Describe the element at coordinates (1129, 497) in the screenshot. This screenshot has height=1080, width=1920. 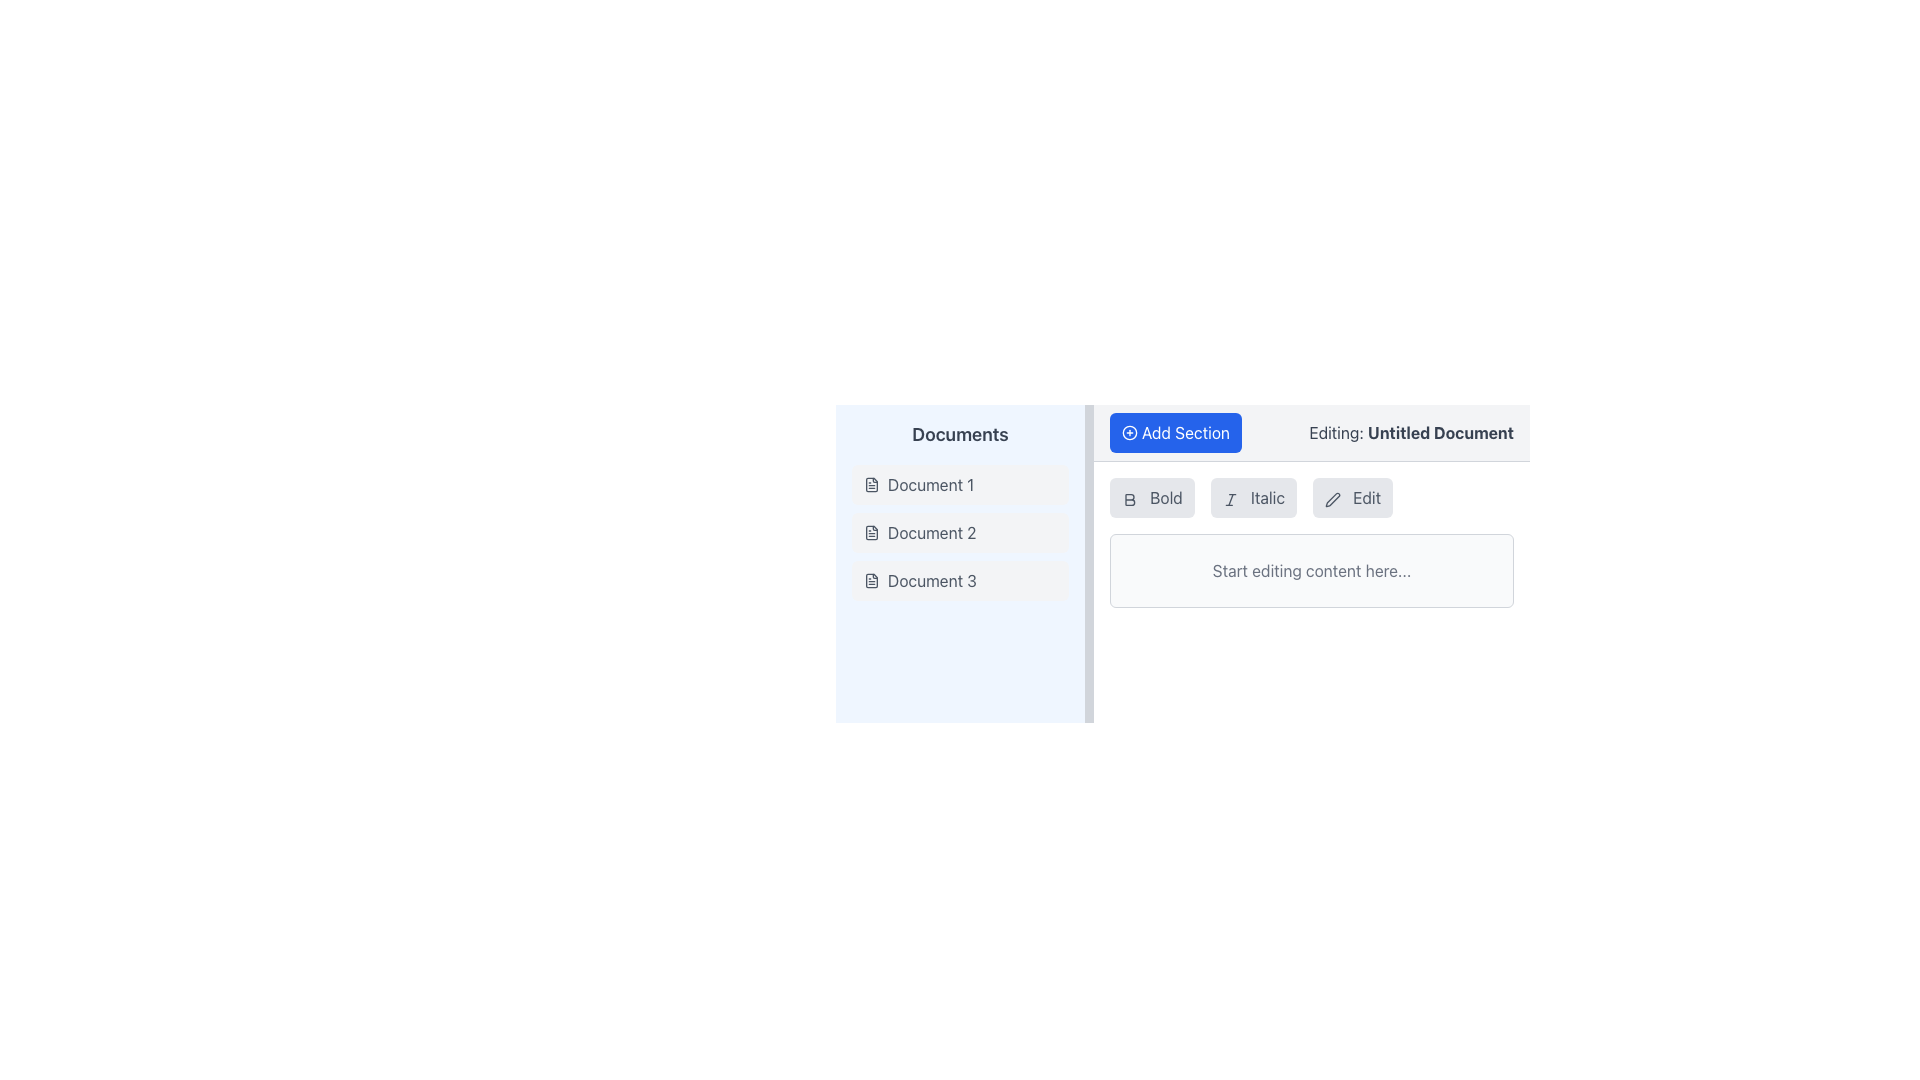
I see `the bold toggle button located in the upper right corner of the interface` at that location.